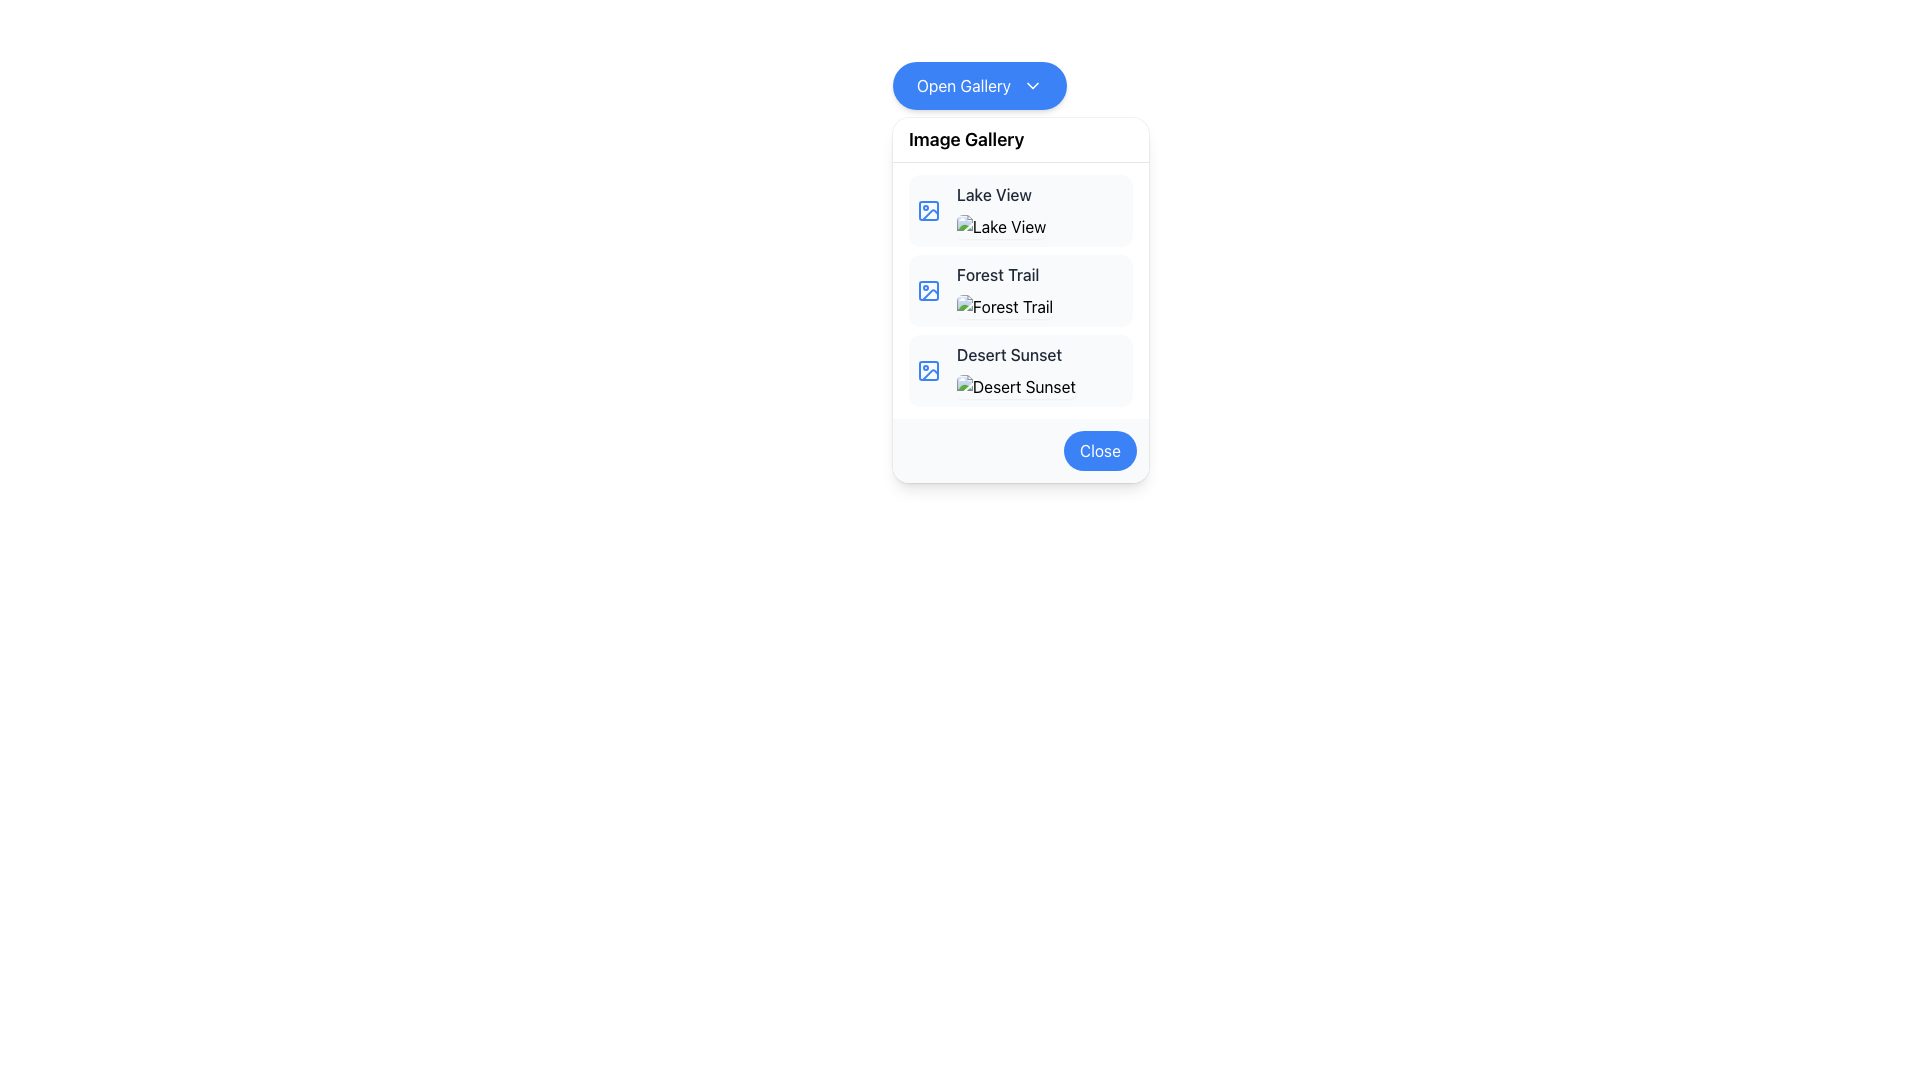 The image size is (1920, 1080). Describe the element at coordinates (1099, 451) in the screenshot. I see `the circular 'Close' button with a blue background and white text to observe its hover effect` at that location.